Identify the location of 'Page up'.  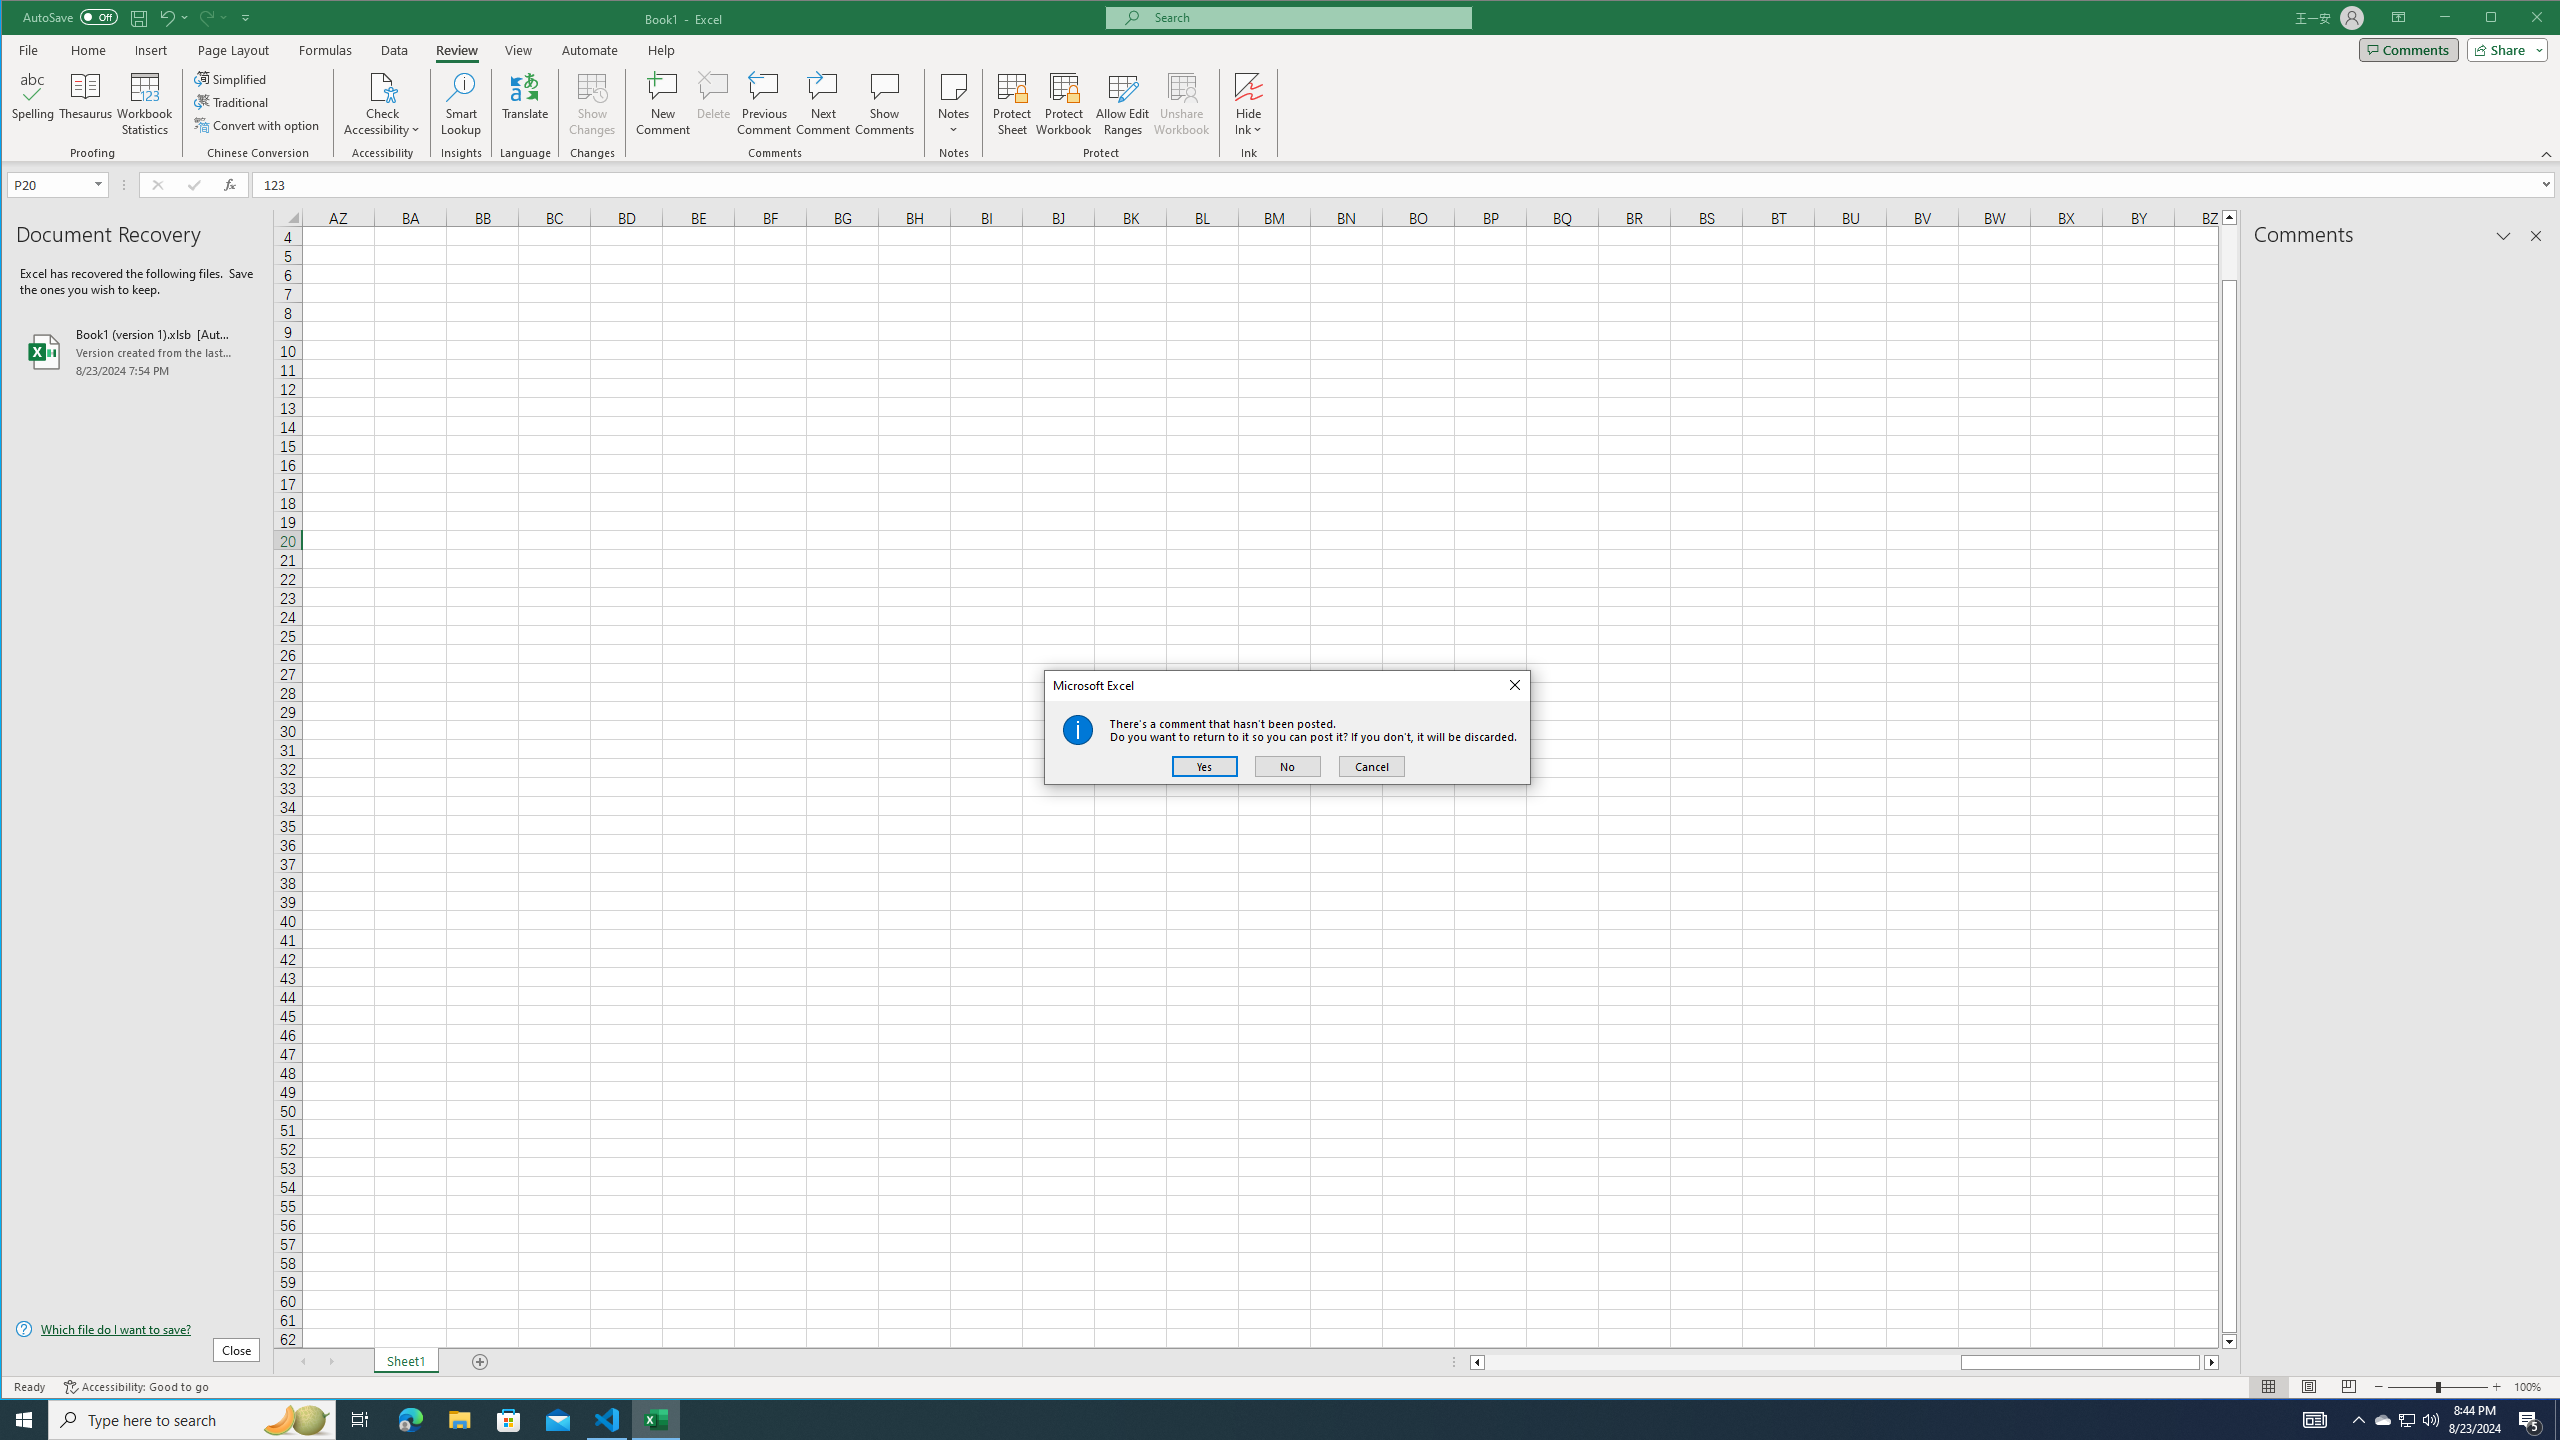
(2229, 250).